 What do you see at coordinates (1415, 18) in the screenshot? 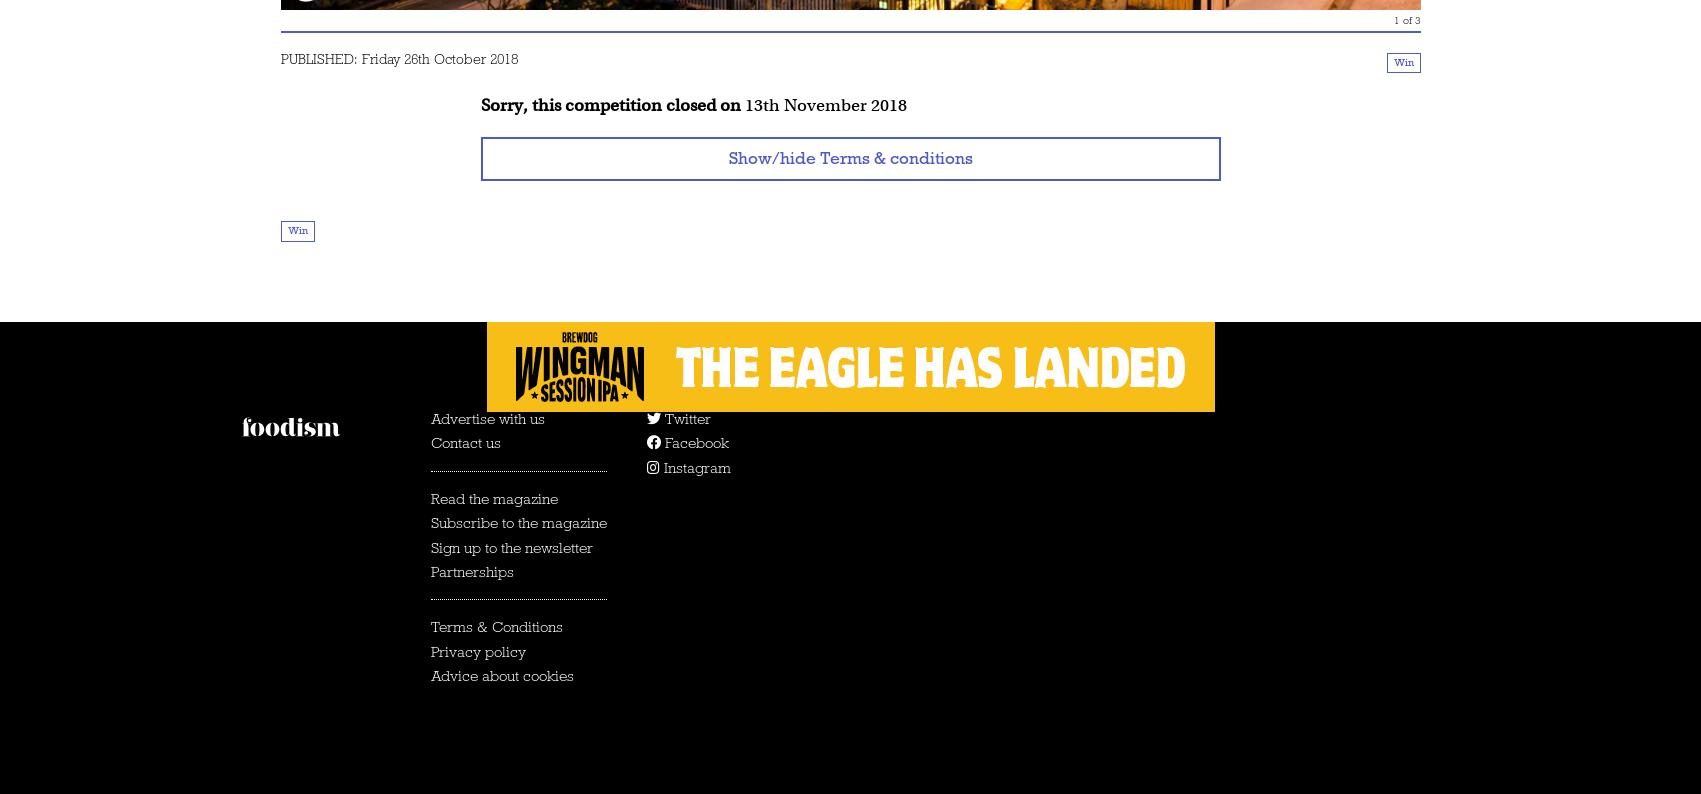
I see `'3'` at bounding box center [1415, 18].